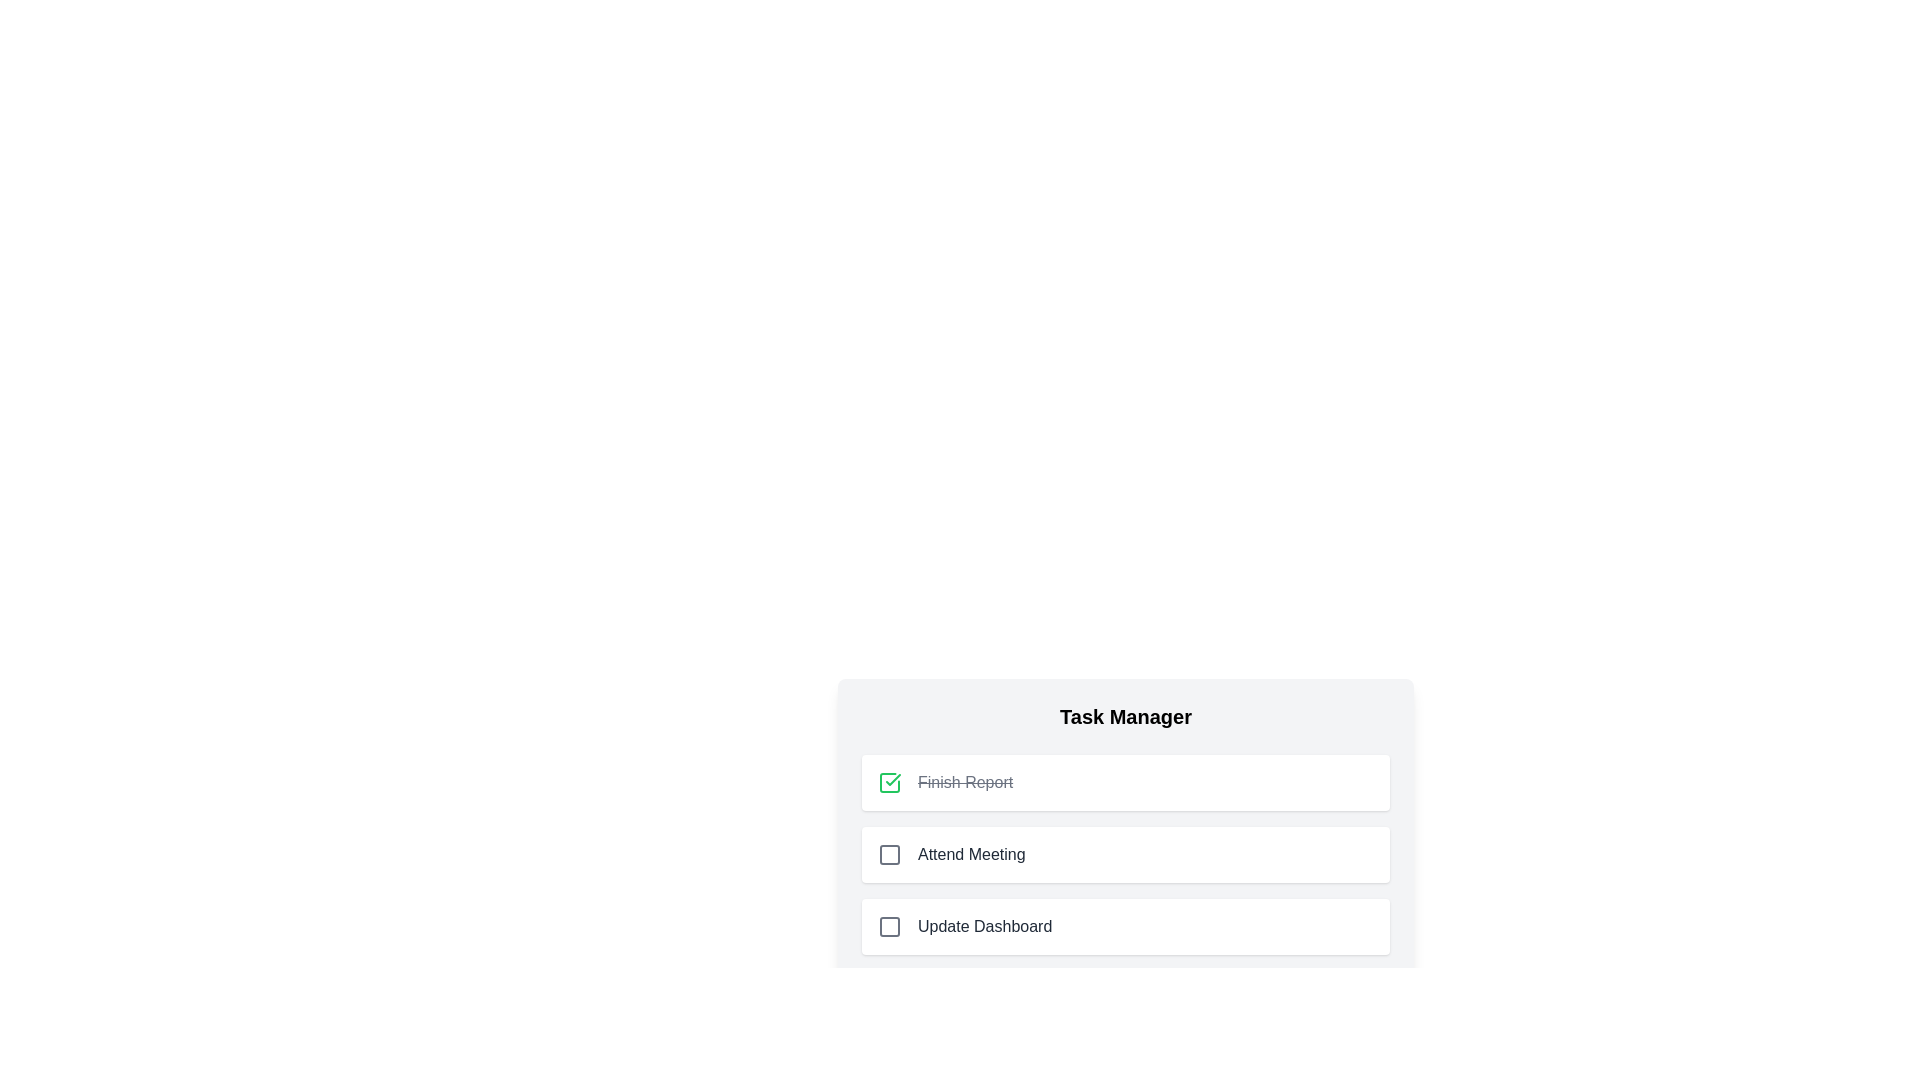 Image resolution: width=1920 pixels, height=1080 pixels. I want to click on the Checkbox icon positioned to the far left of the 'Attend Meeting' item in the task list, so click(888, 855).